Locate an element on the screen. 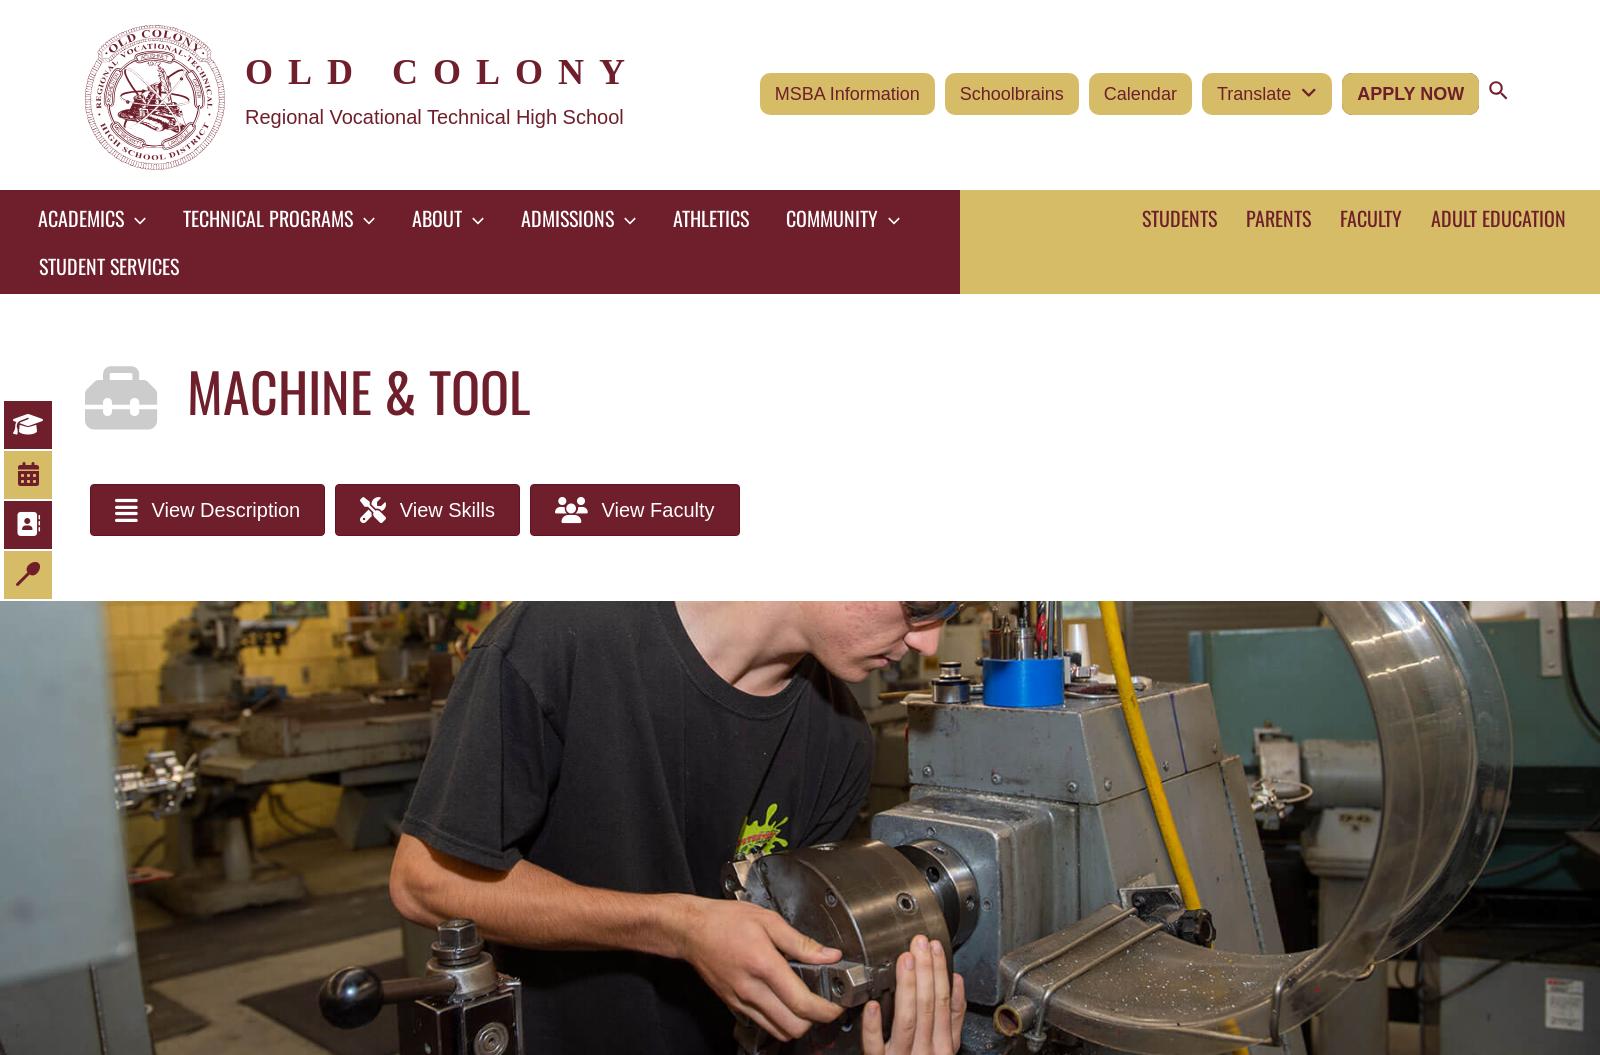 The image size is (1600, 1055). 'Apply Now' is located at coordinates (1410, 93).